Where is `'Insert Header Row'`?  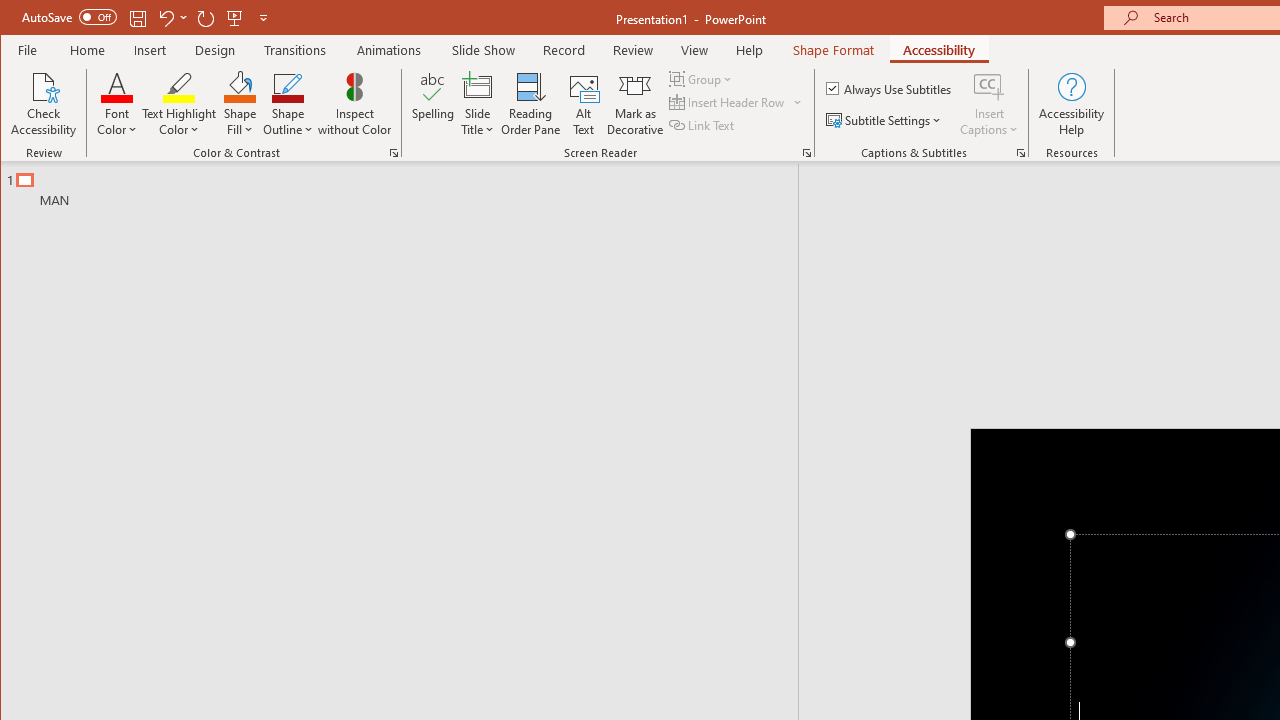
'Insert Header Row' is located at coordinates (727, 102).